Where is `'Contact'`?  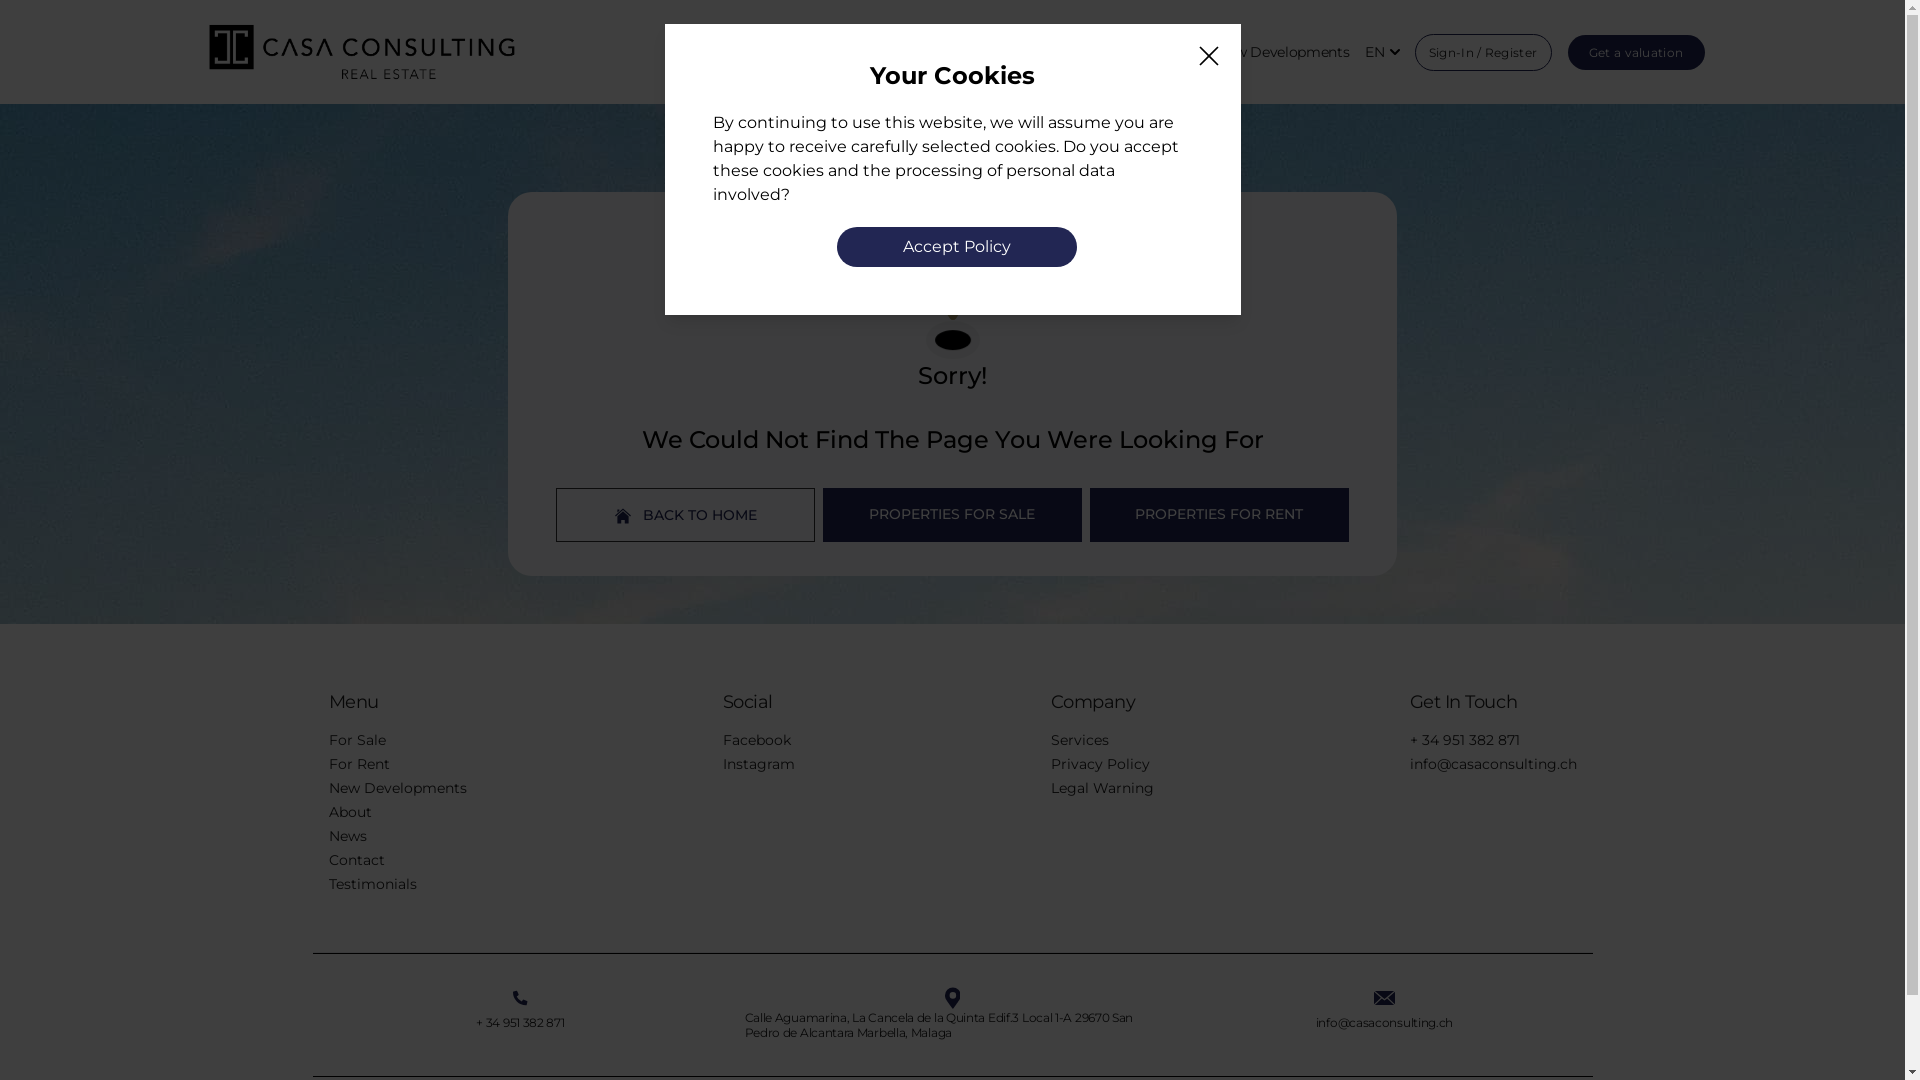 'Contact' is located at coordinates (355, 859).